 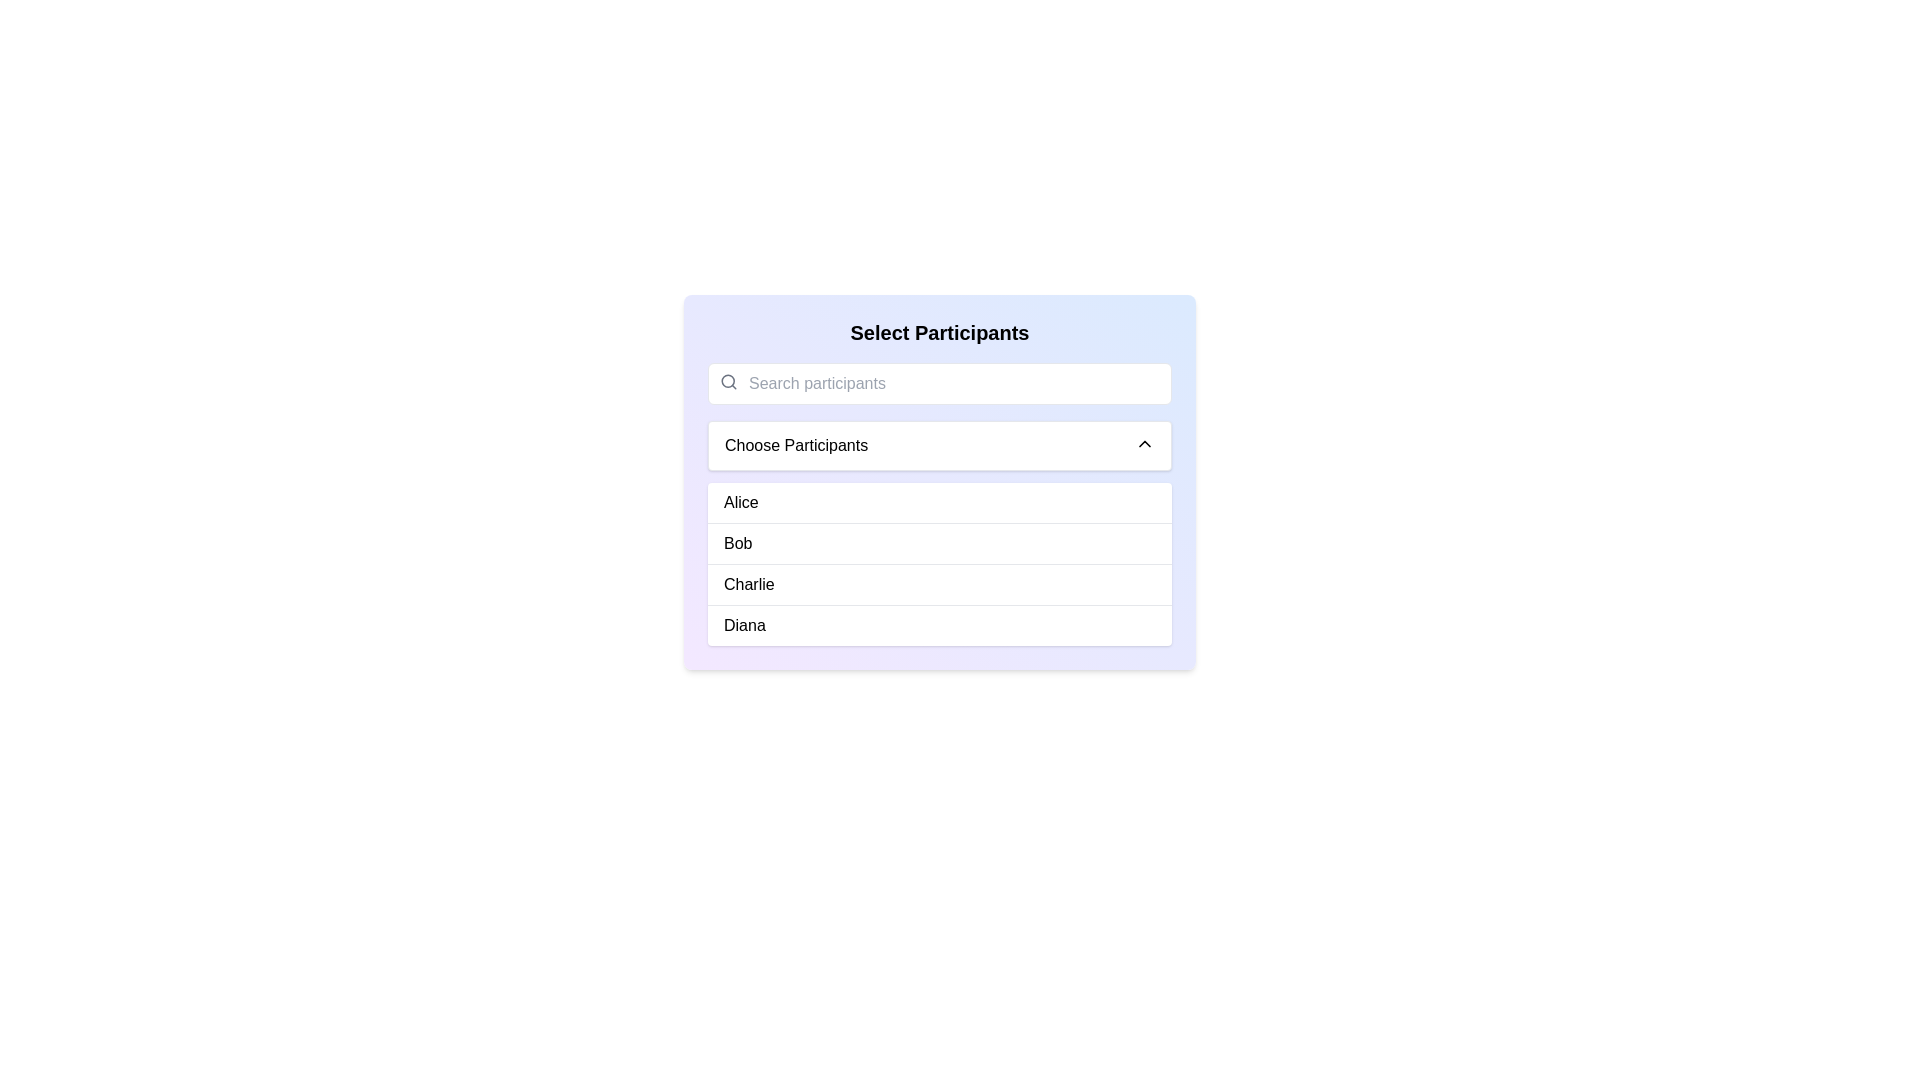 I want to click on the SVG circle element located in the toolbar area above the participant selection input field, so click(x=727, y=381).